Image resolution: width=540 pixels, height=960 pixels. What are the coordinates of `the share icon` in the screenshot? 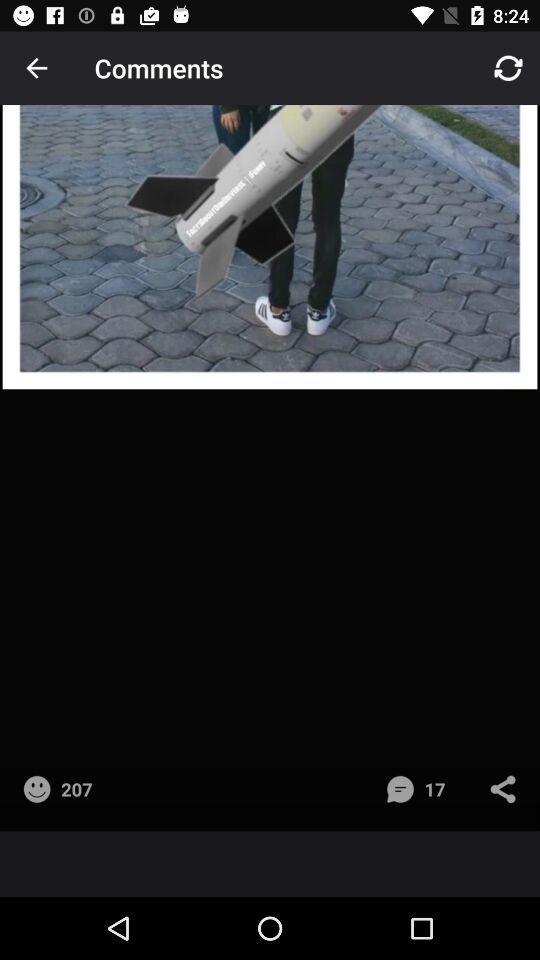 It's located at (507, 797).